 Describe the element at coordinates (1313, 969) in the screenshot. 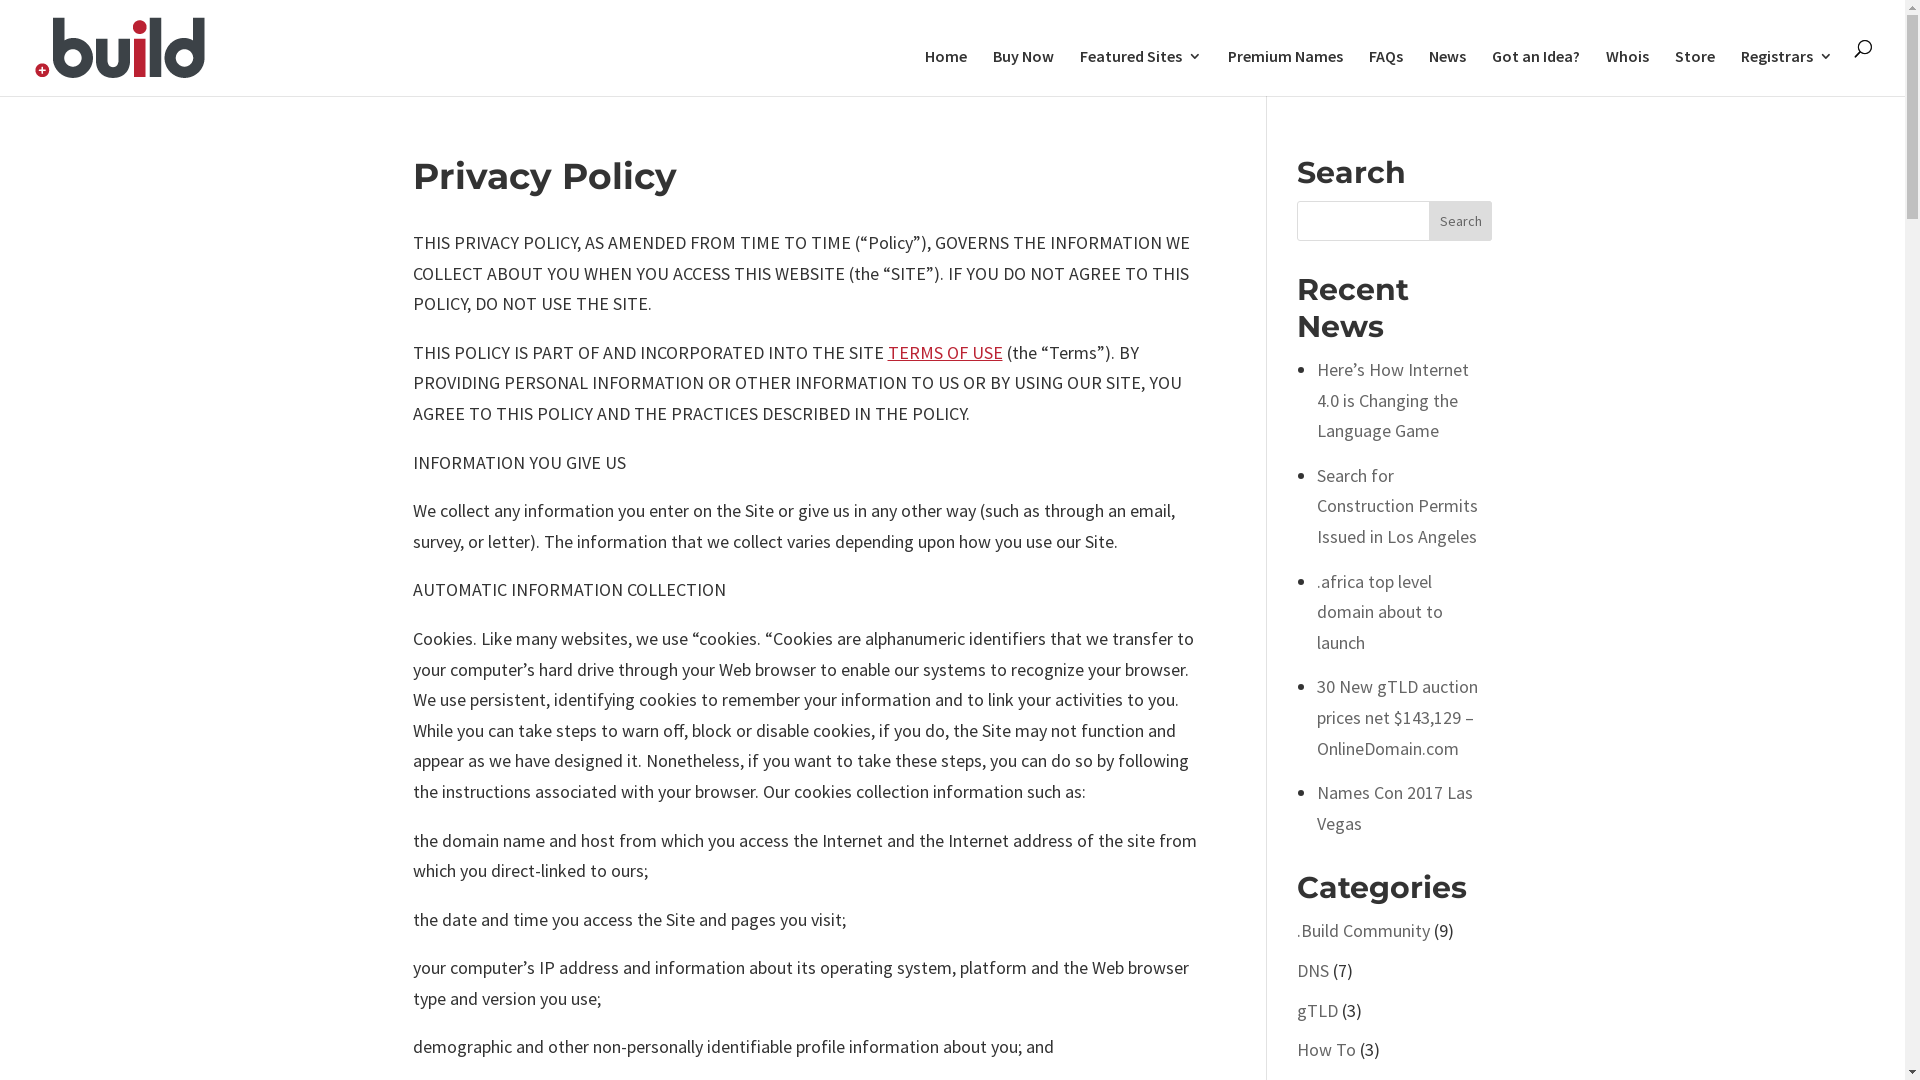

I see `'DNS'` at that location.